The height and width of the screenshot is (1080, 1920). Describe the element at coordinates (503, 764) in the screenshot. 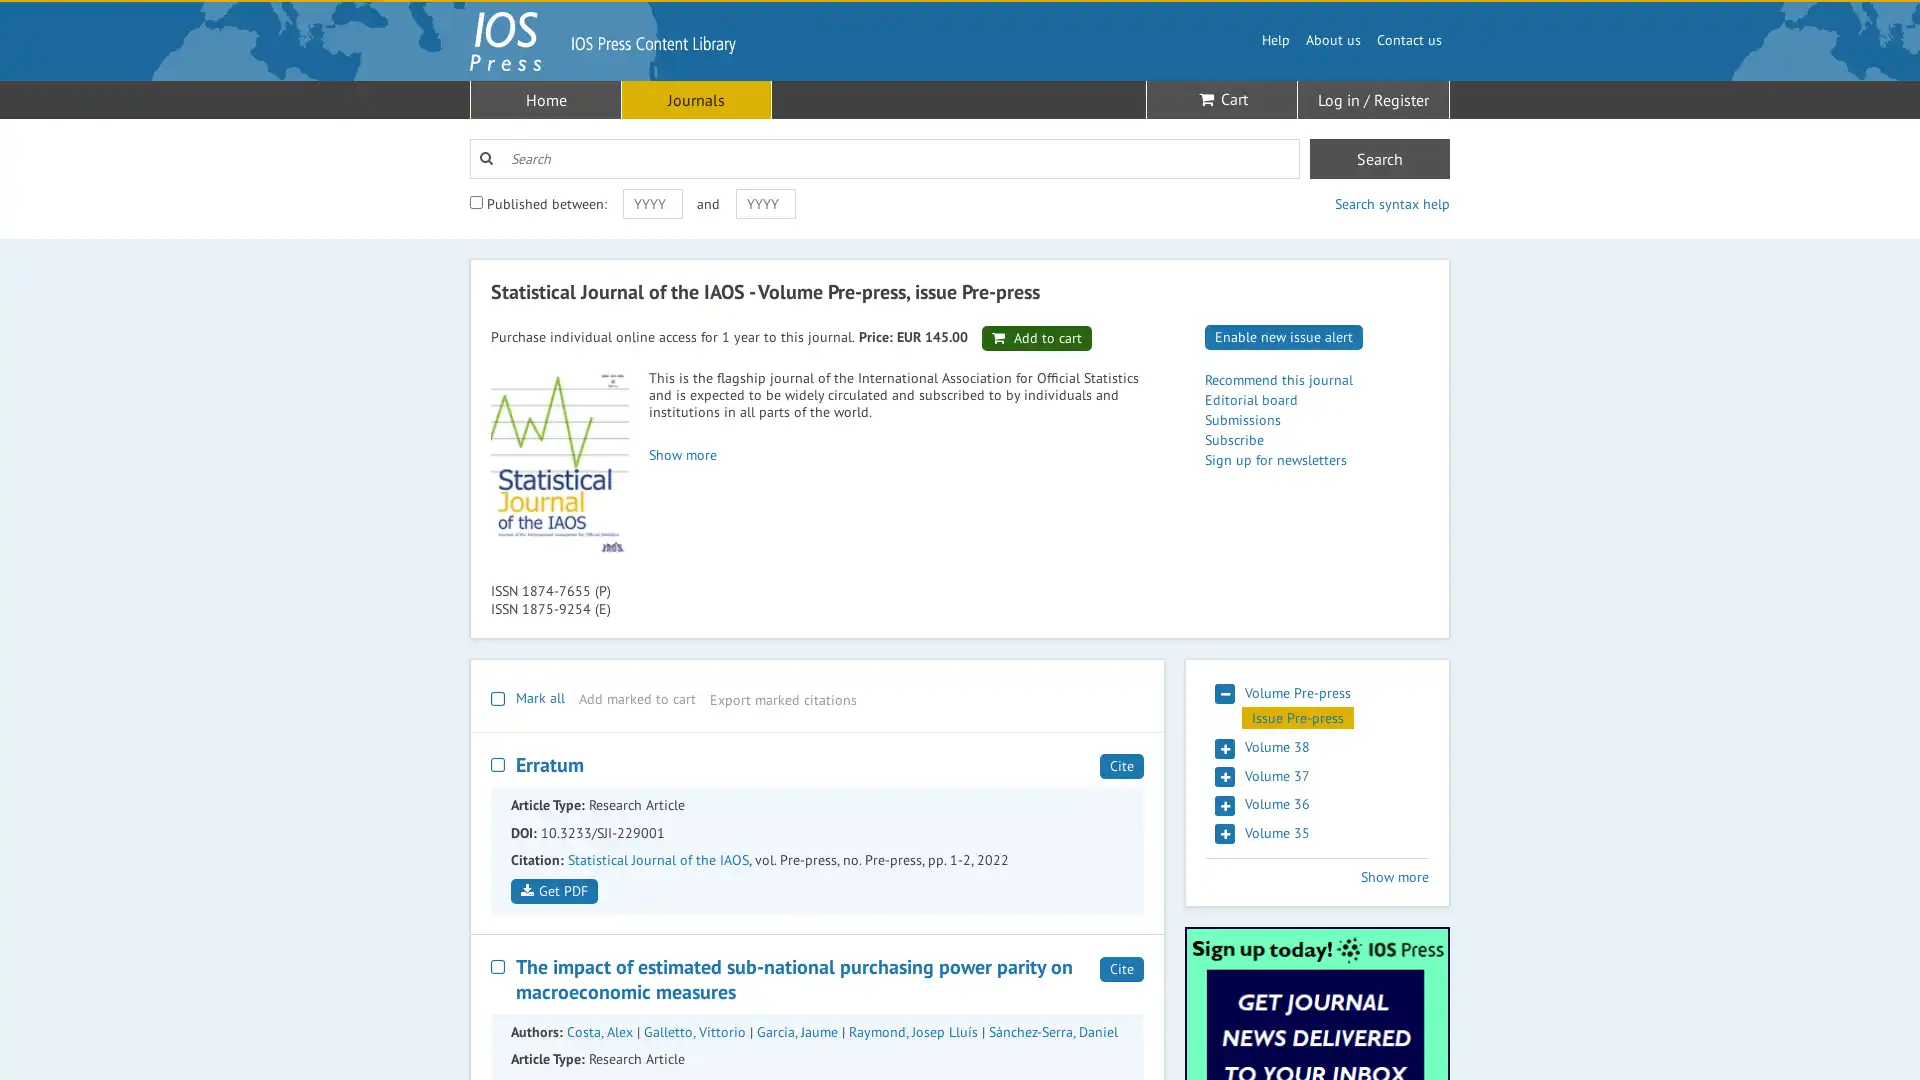

I see `Select this result for bulk action` at that location.